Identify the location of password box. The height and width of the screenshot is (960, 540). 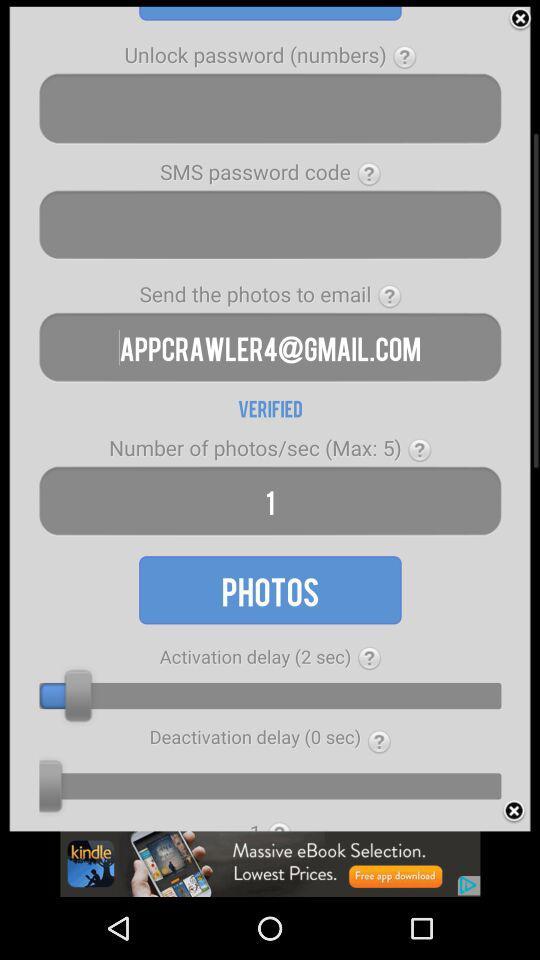
(270, 225).